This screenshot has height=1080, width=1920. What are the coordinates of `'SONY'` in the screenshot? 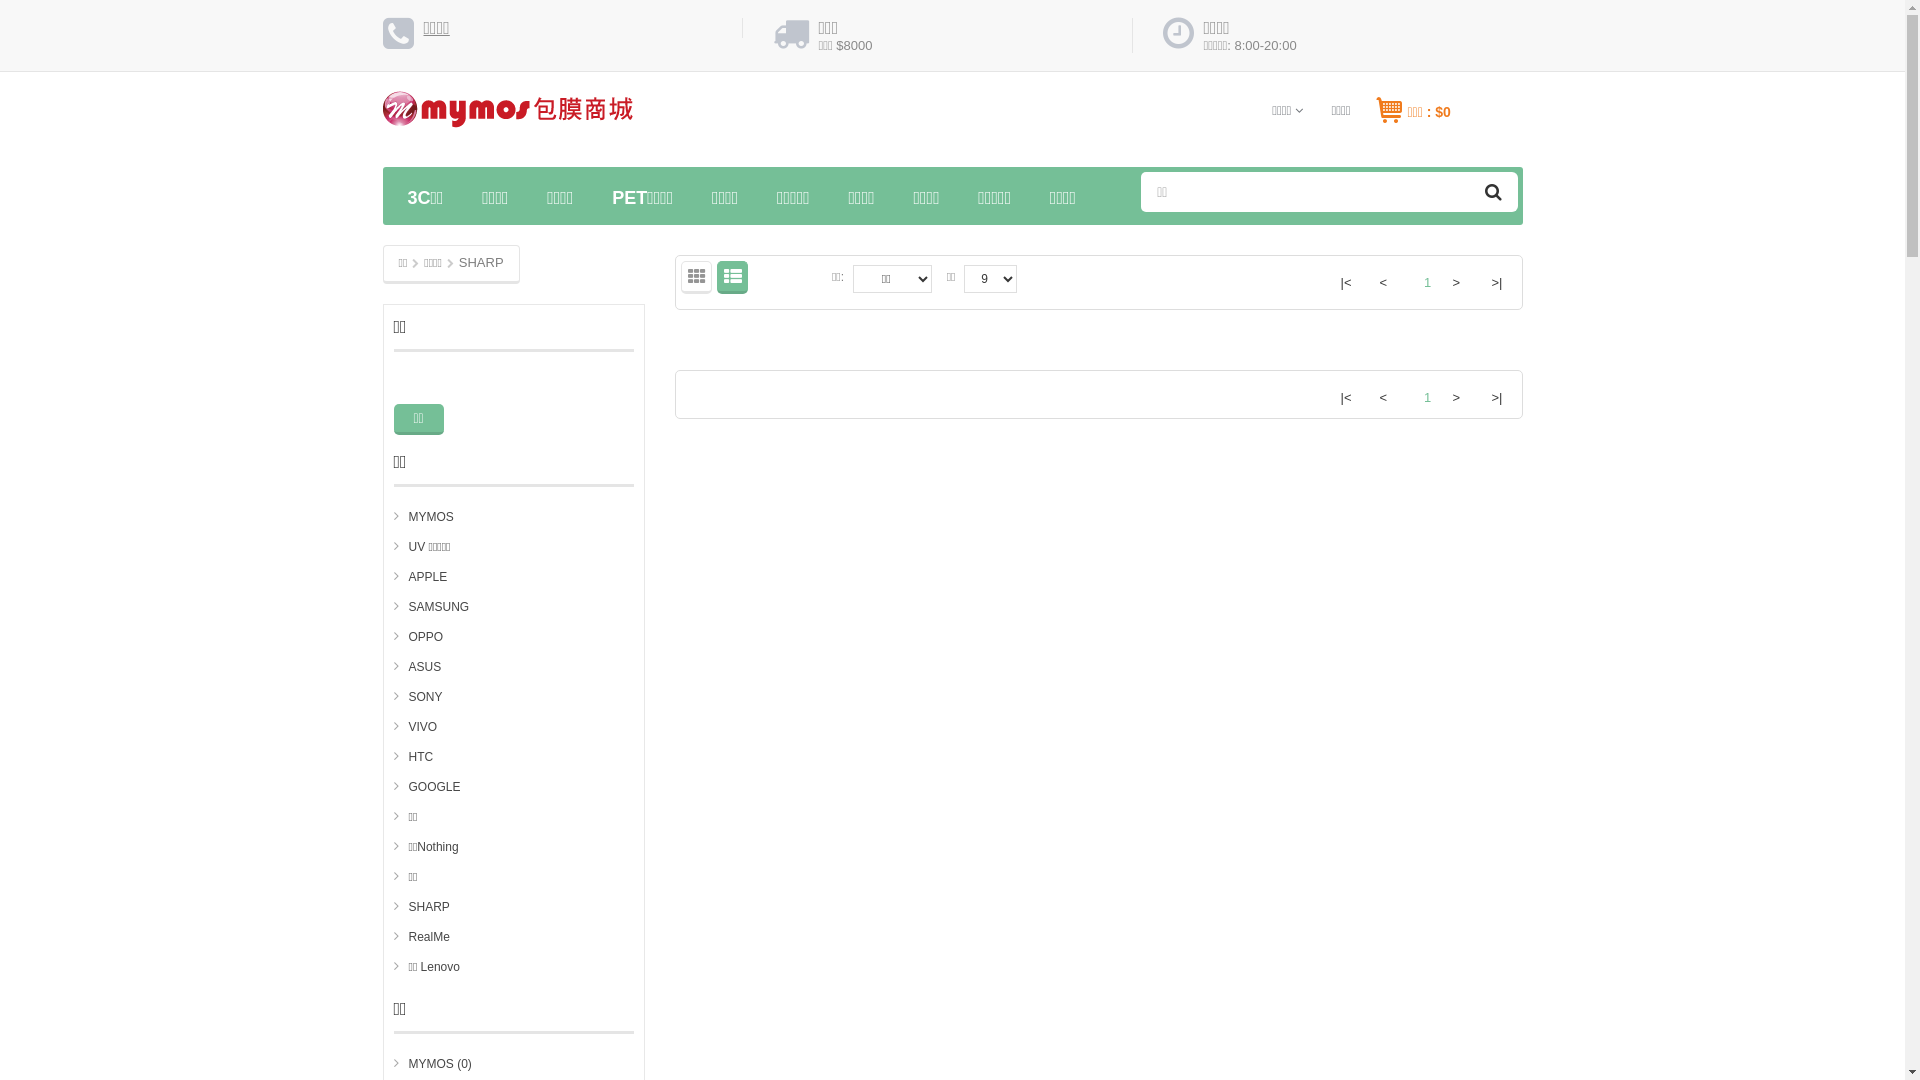 It's located at (417, 696).